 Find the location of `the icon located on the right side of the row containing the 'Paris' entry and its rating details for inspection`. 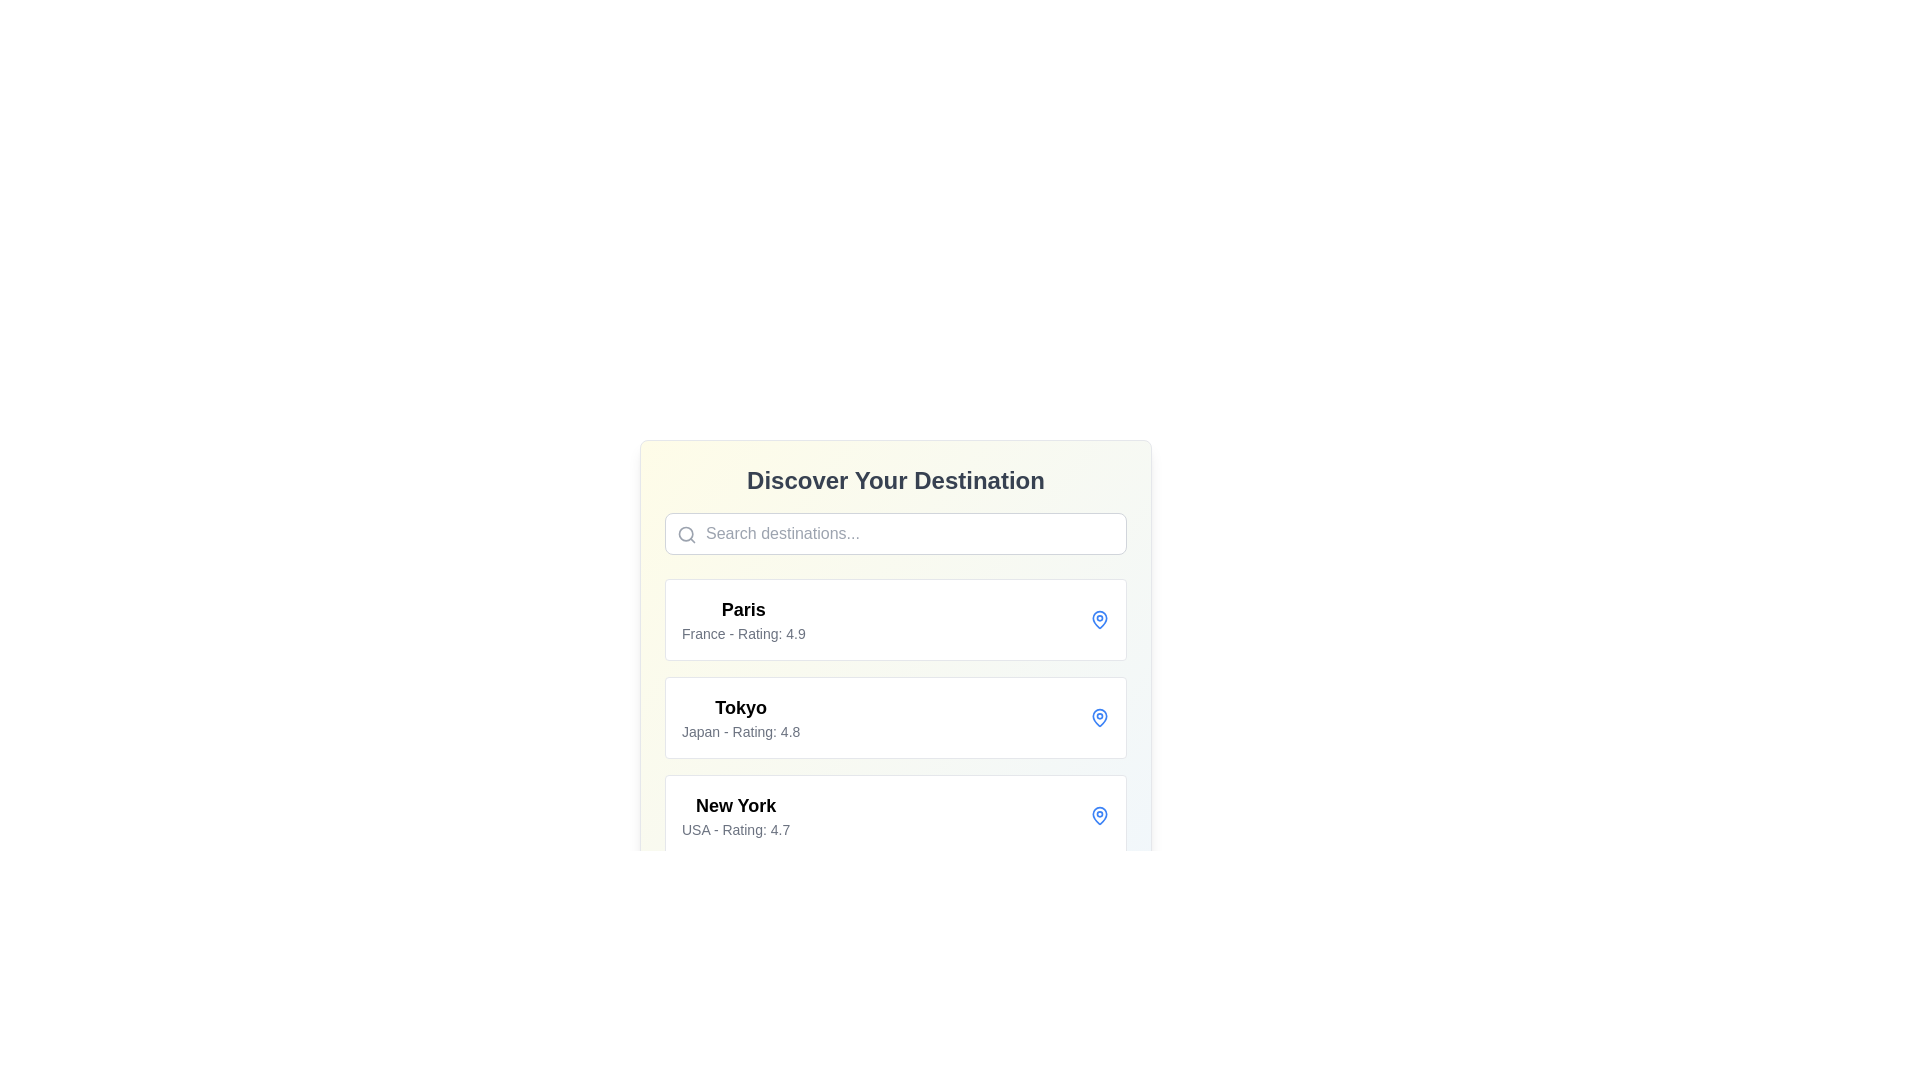

the icon located on the right side of the row containing the 'Paris' entry and its rating details for inspection is located at coordinates (1098, 619).